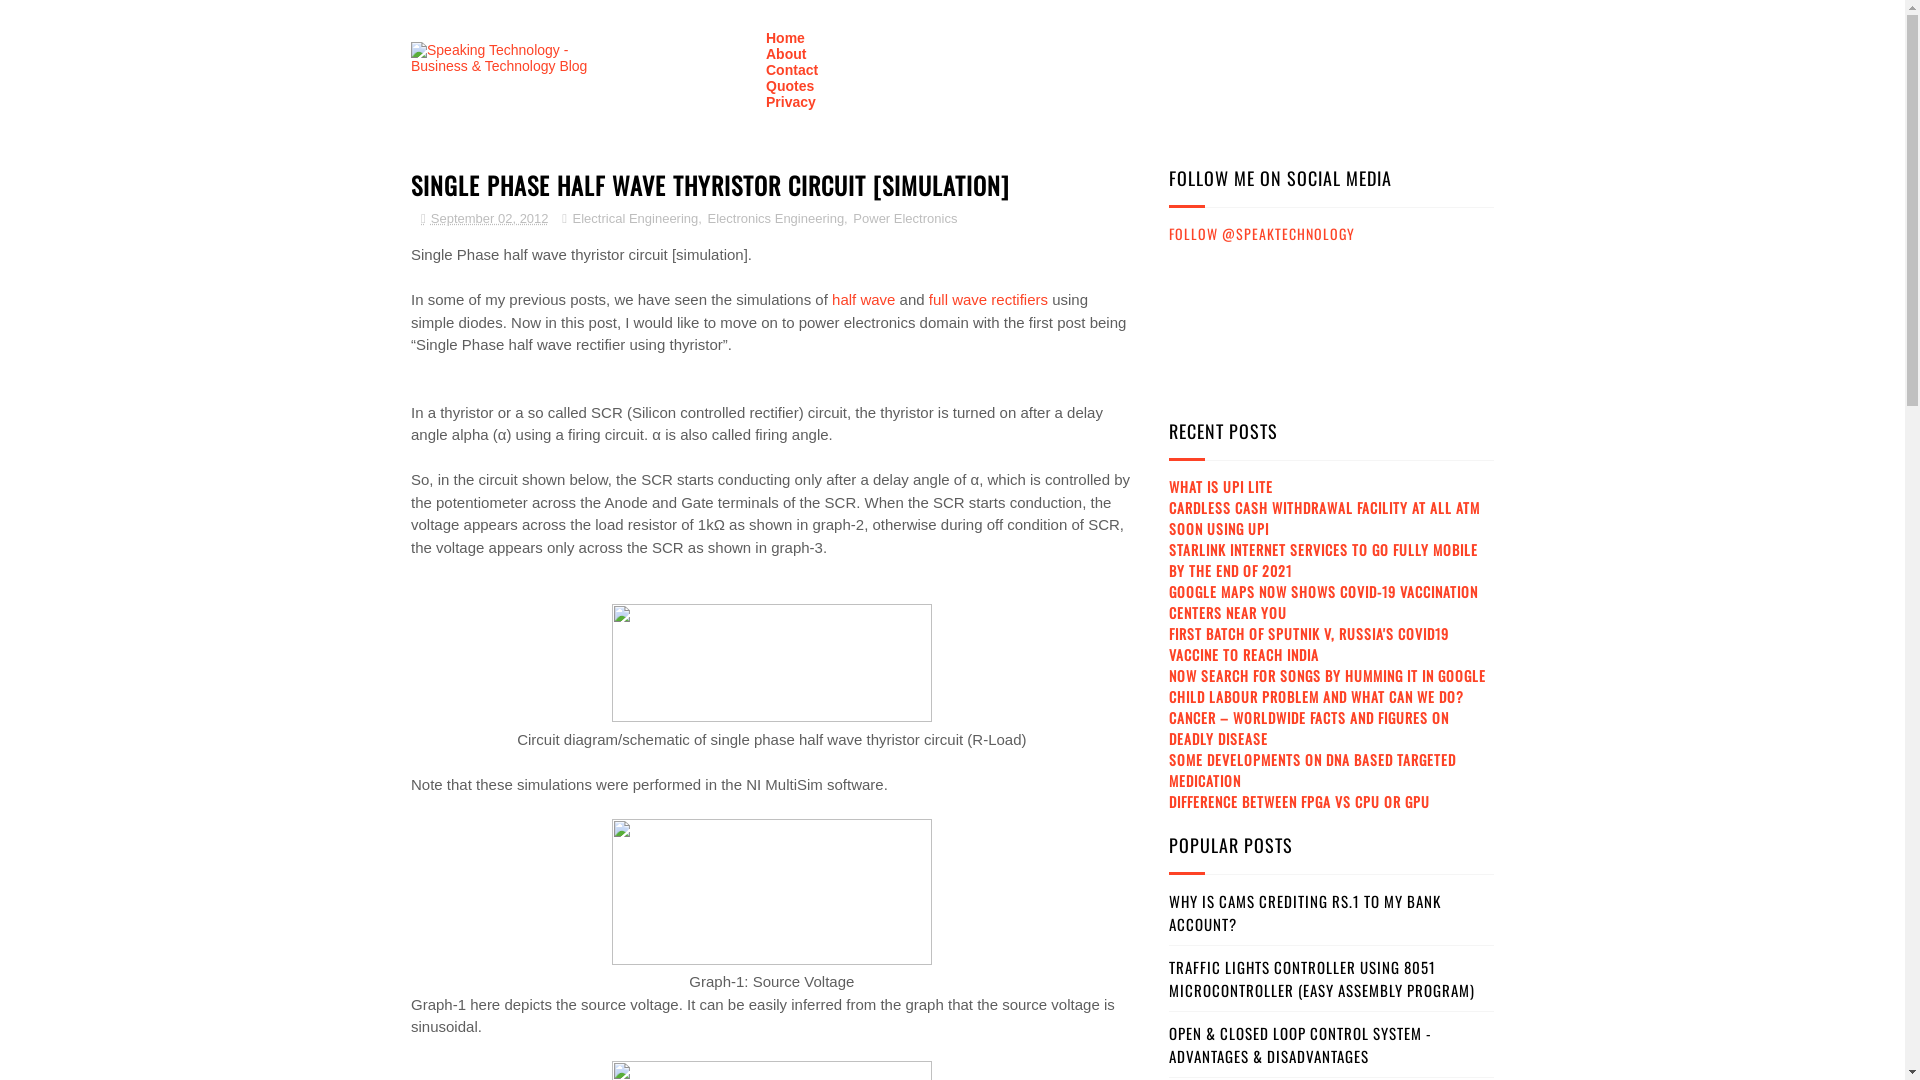  What do you see at coordinates (988, 299) in the screenshot?
I see `'full wave rectifiers'` at bounding box center [988, 299].